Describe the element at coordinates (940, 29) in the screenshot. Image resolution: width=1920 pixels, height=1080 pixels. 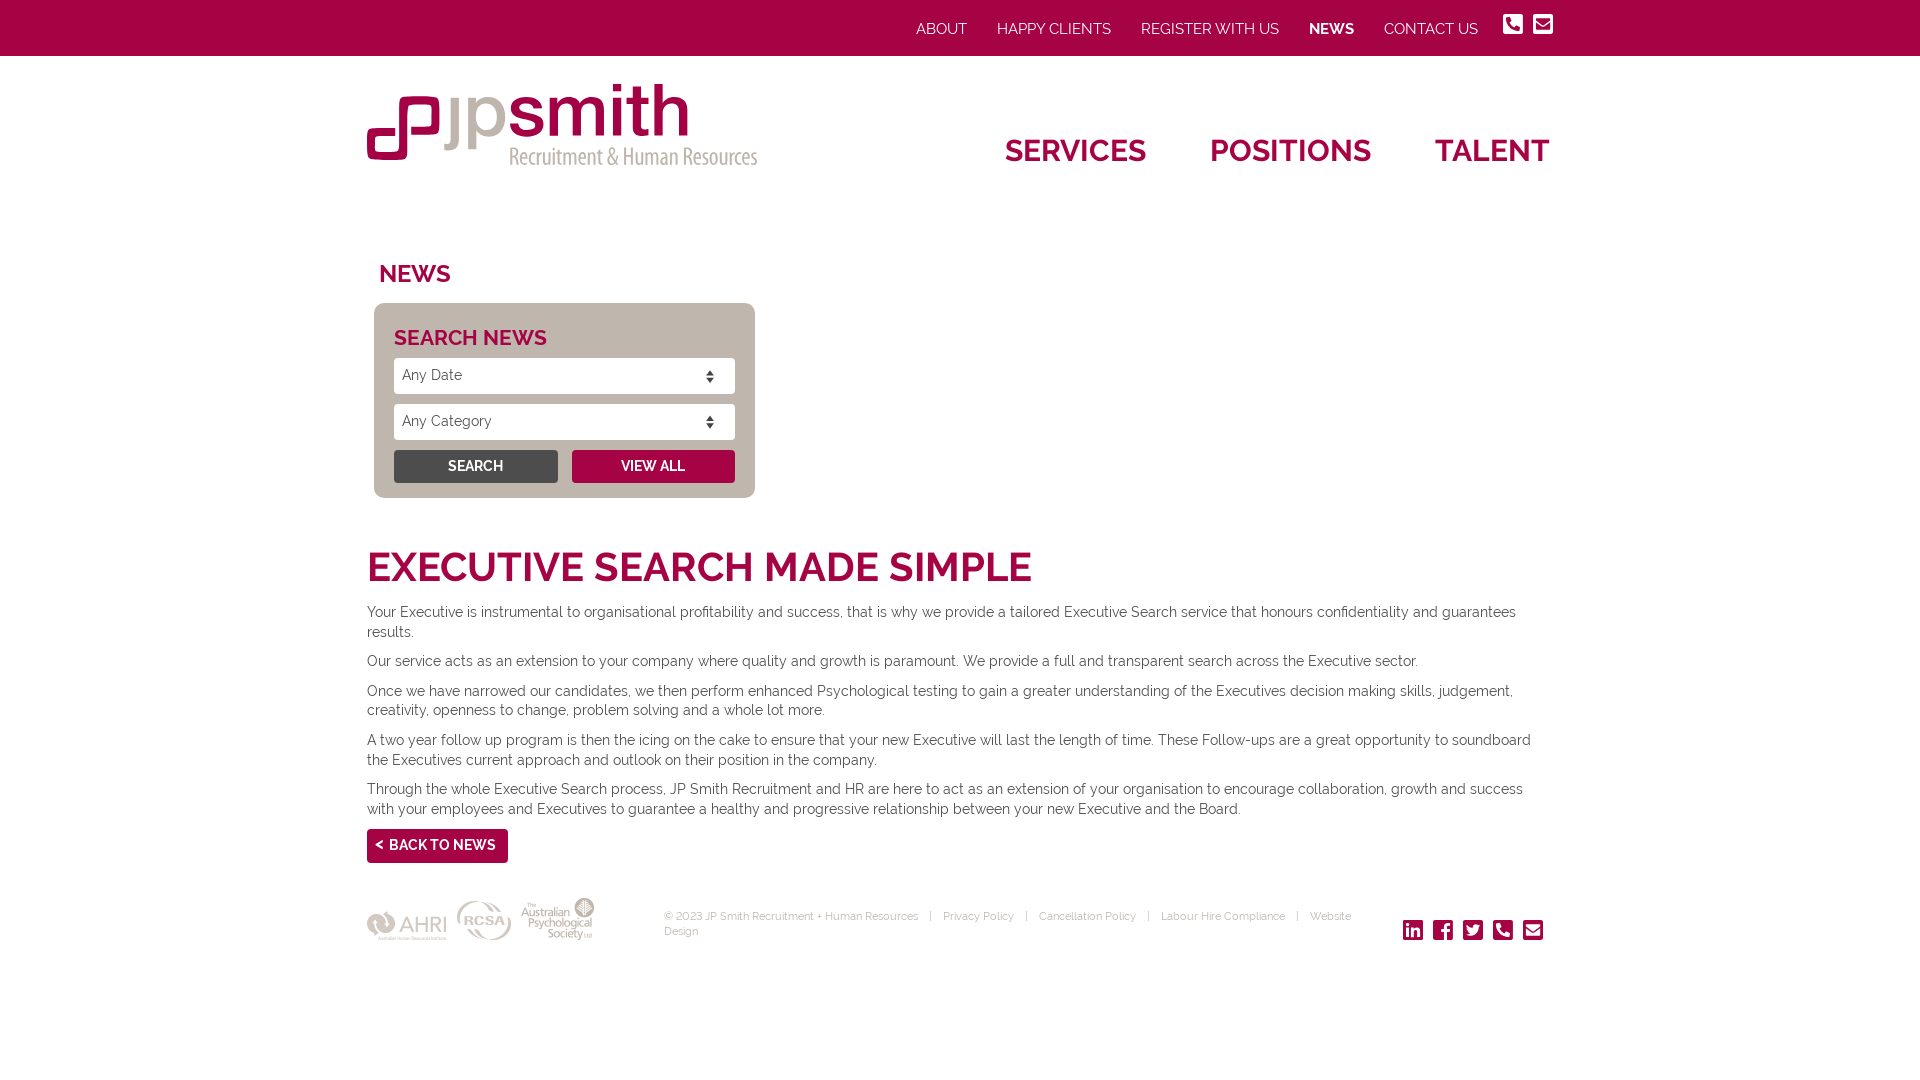
I see `'ABOUT'` at that location.